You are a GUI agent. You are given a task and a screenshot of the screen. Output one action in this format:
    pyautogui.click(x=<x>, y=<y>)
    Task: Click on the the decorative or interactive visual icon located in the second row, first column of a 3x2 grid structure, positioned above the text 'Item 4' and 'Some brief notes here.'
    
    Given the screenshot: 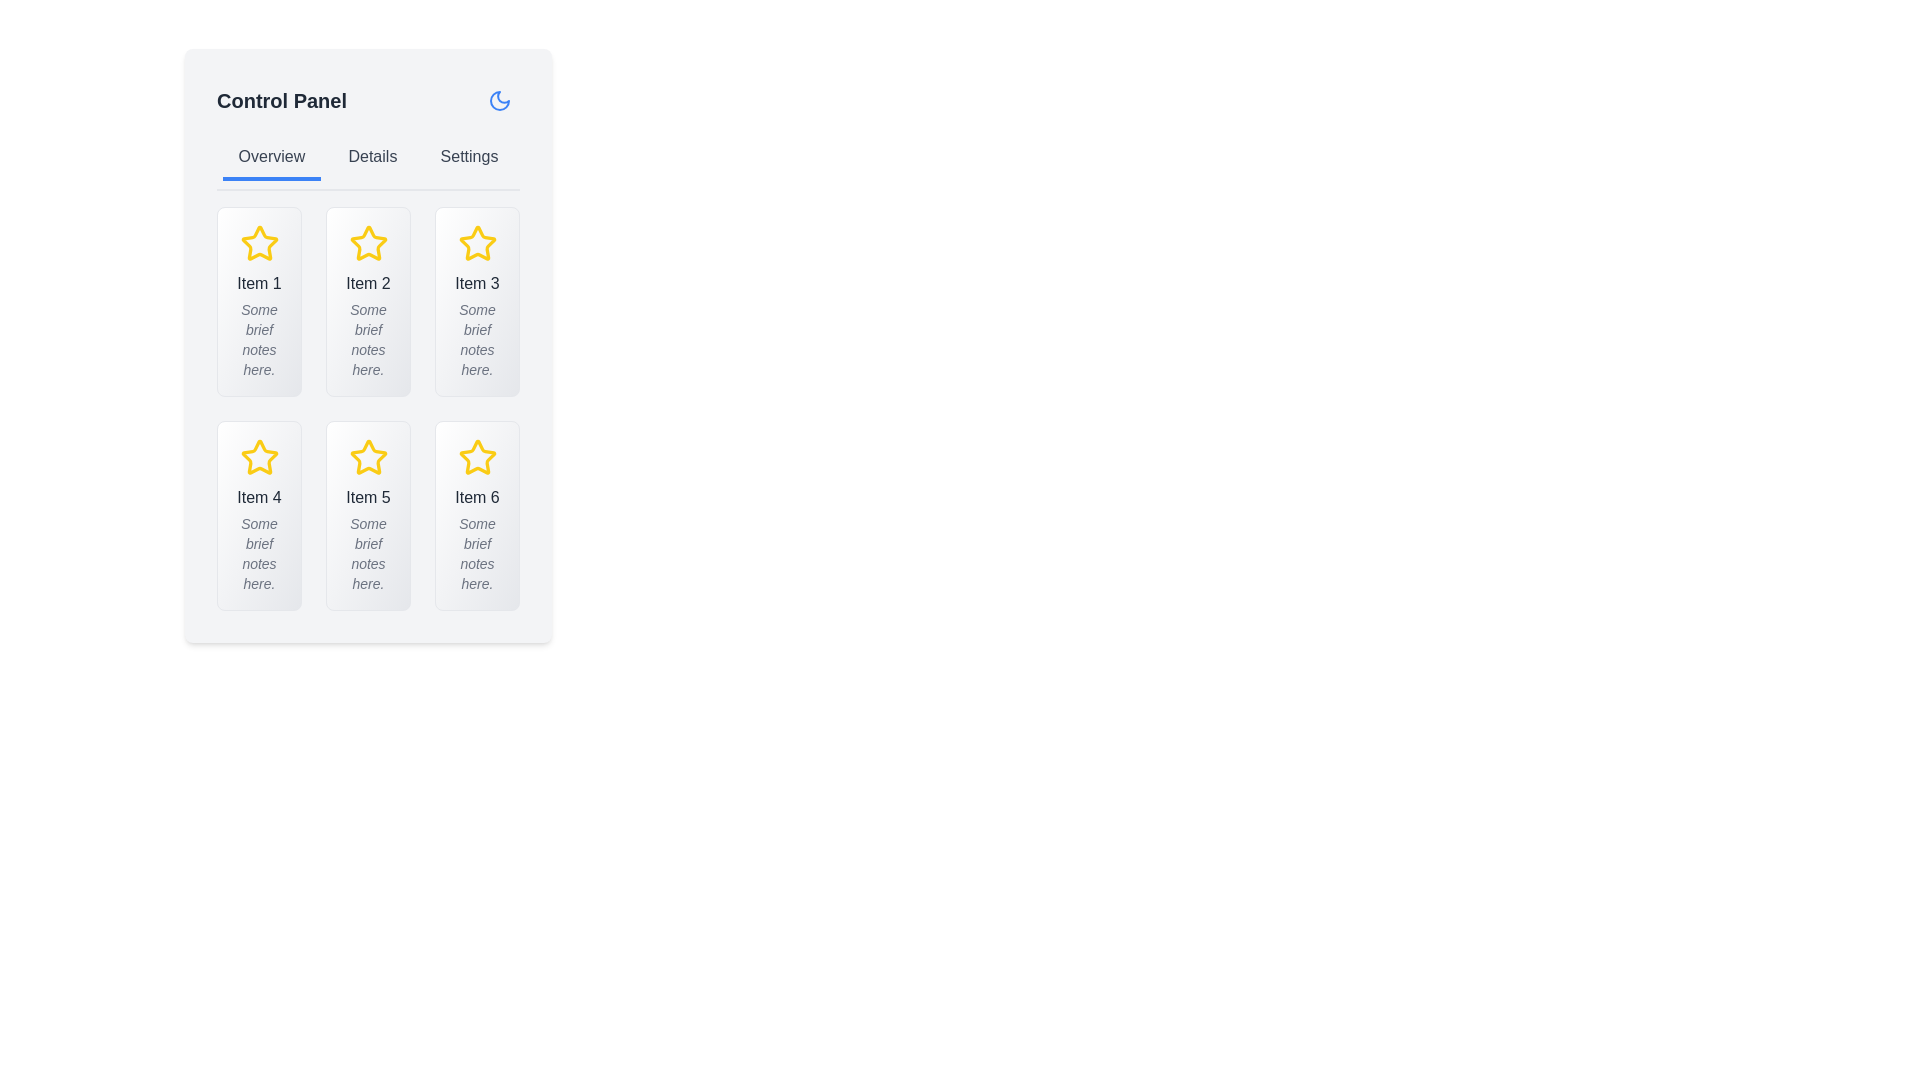 What is the action you would take?
    pyautogui.click(x=258, y=458)
    